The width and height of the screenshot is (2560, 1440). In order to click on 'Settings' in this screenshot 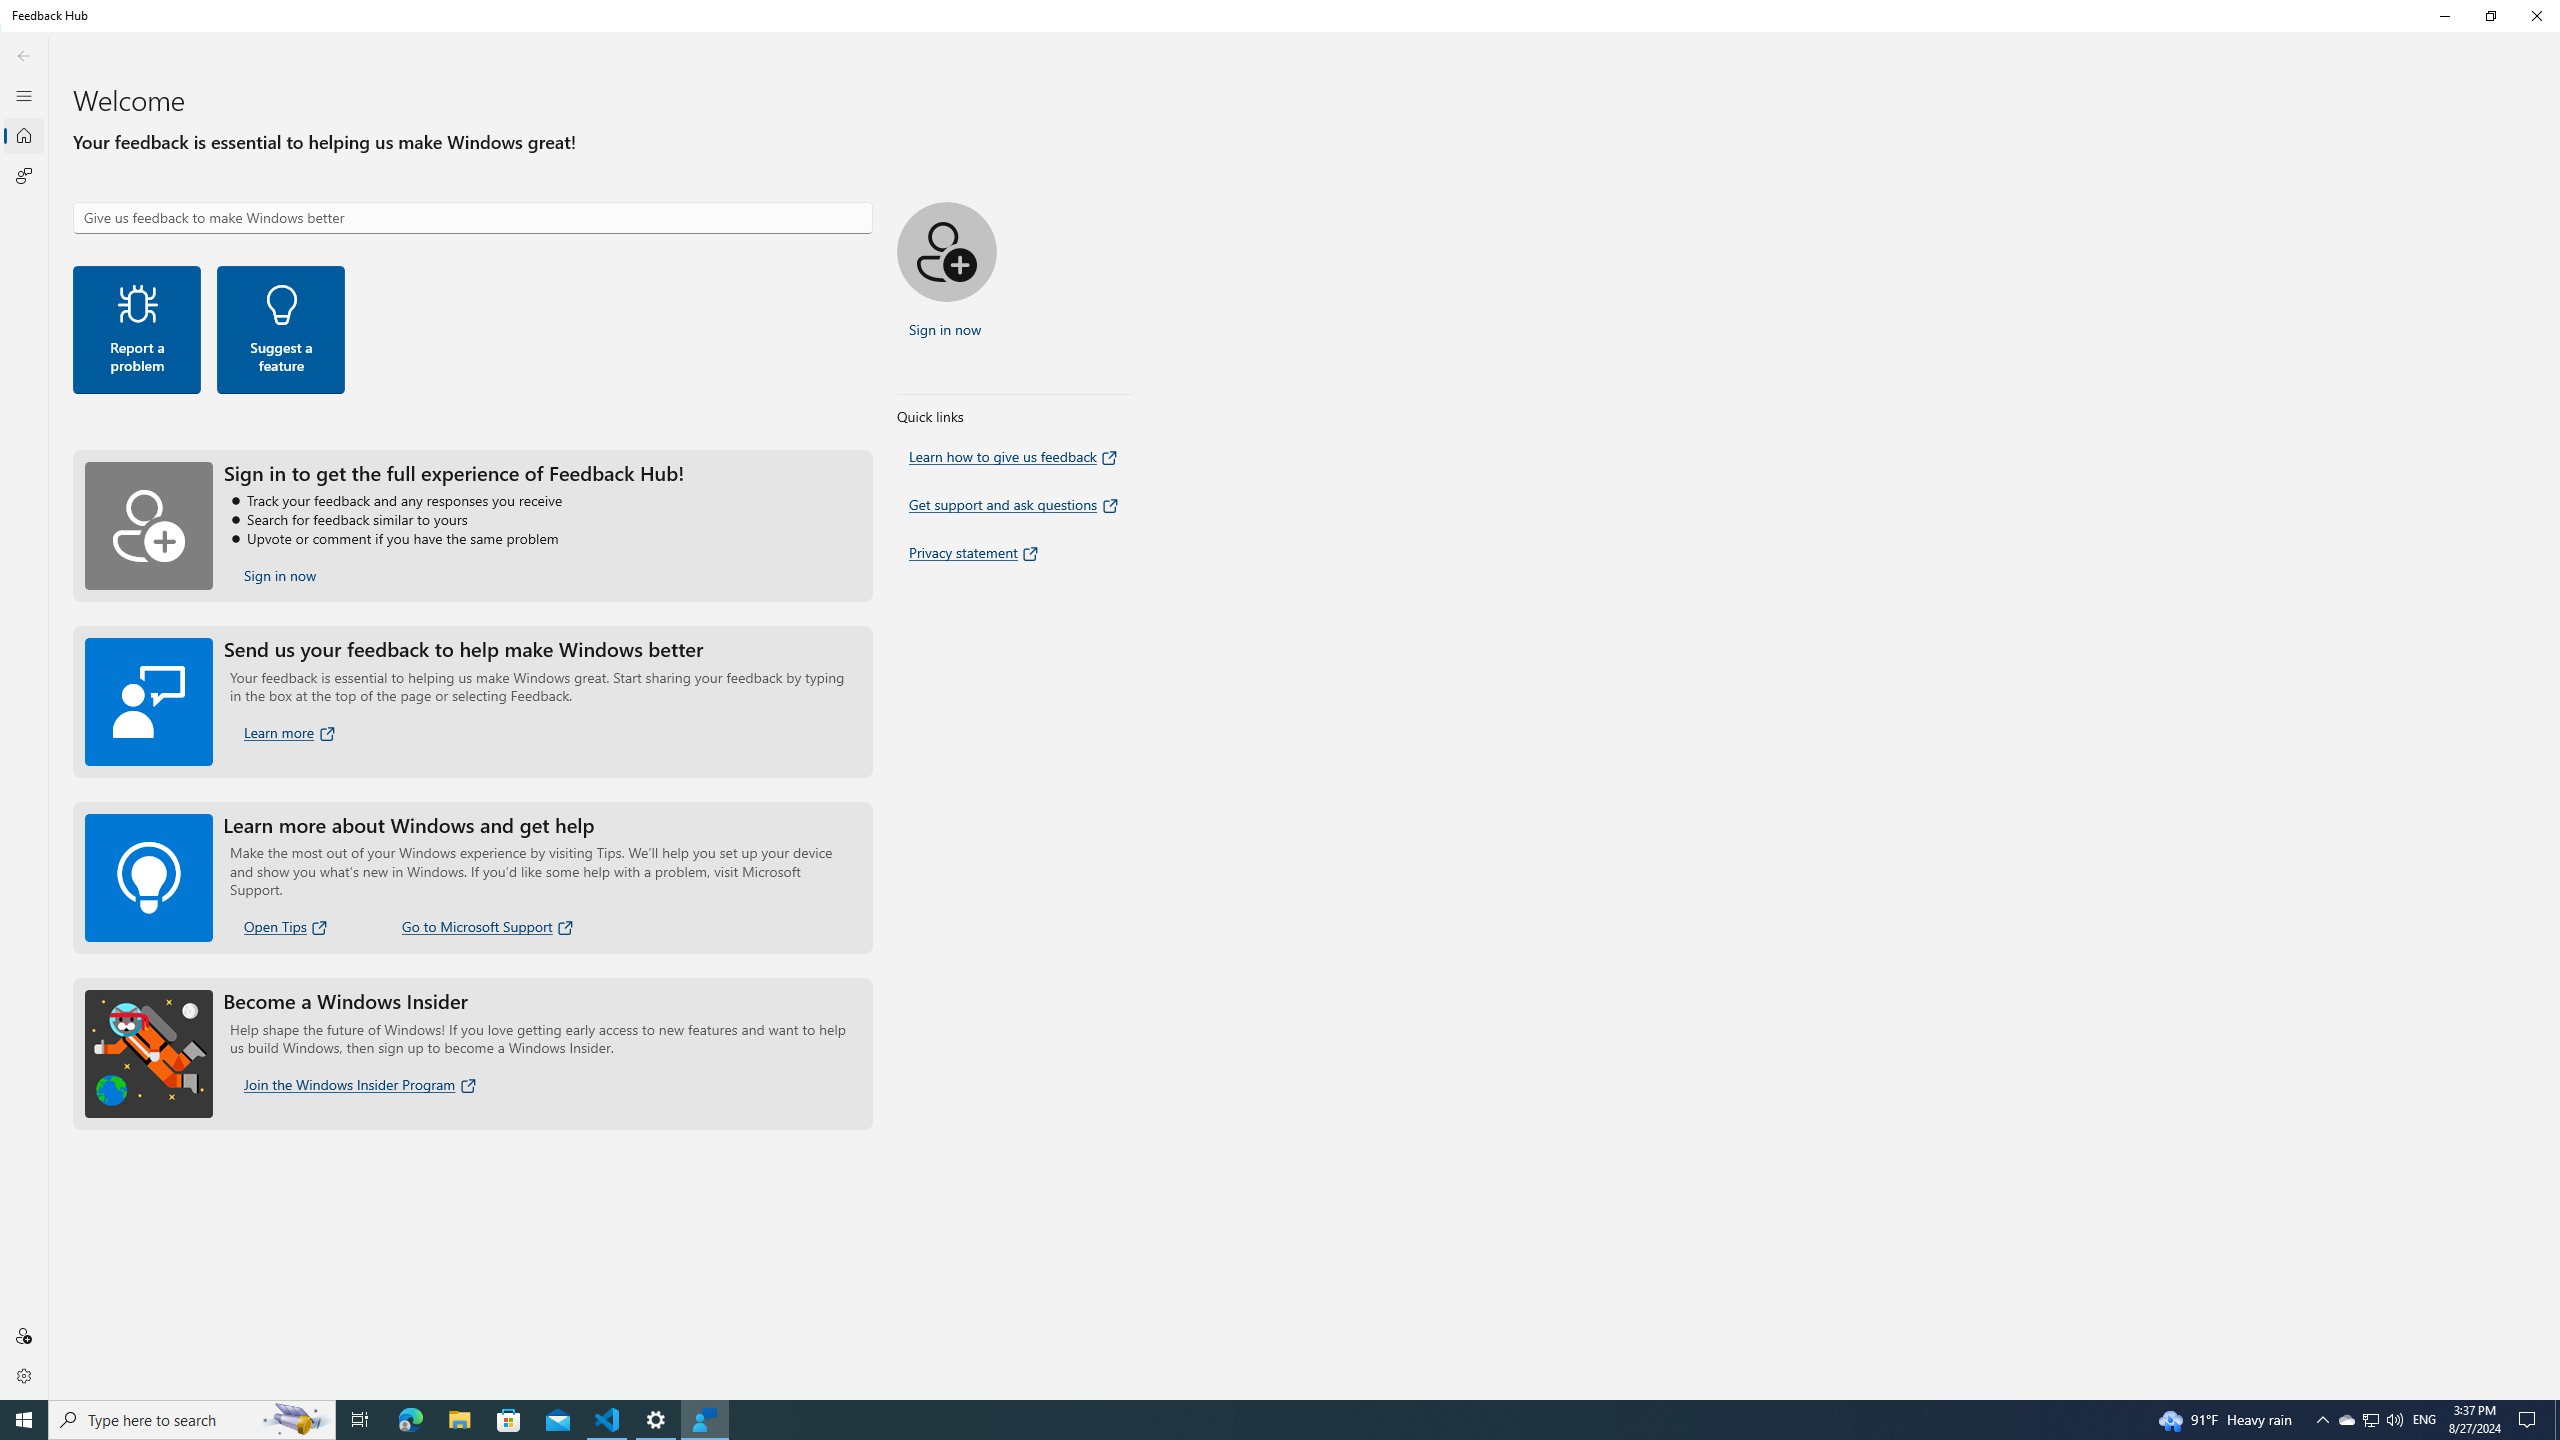, I will do `click(24, 1374)`.